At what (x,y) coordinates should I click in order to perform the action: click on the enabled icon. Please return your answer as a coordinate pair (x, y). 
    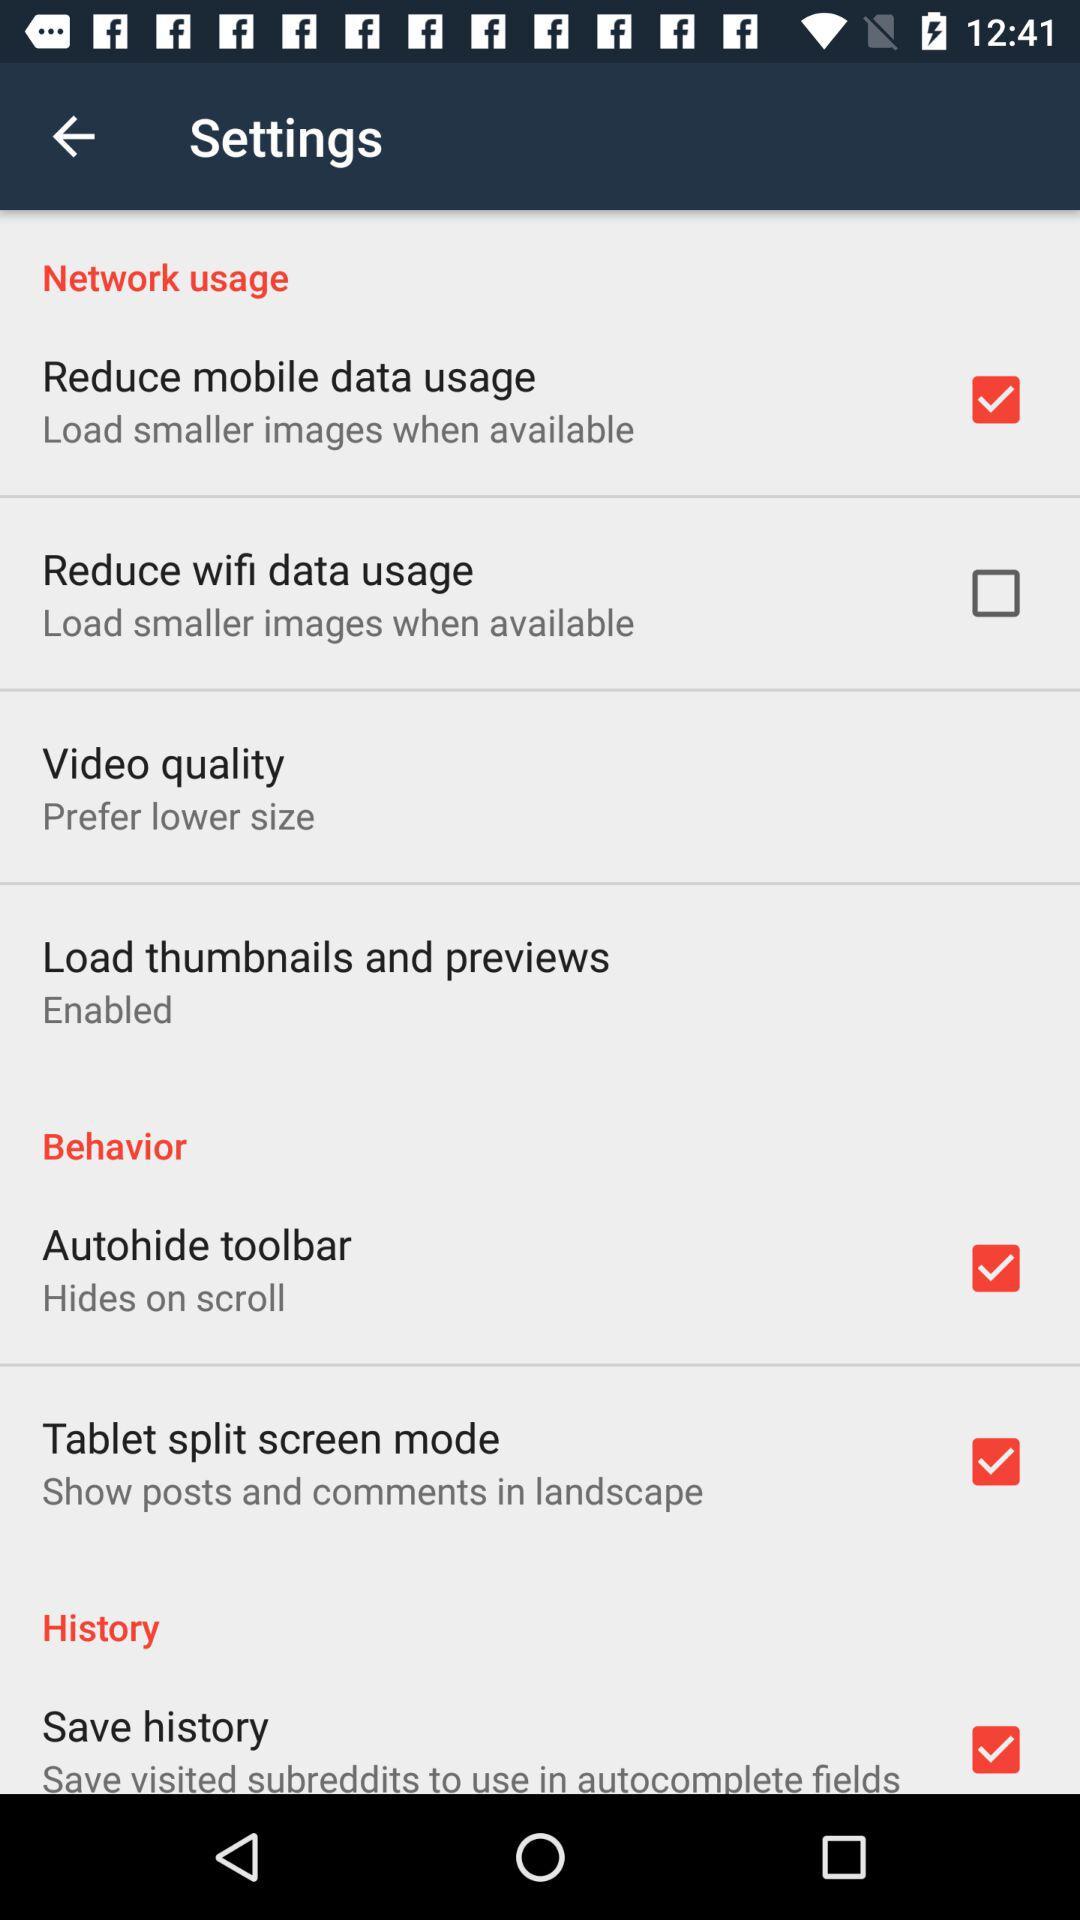
    Looking at the image, I should click on (107, 1008).